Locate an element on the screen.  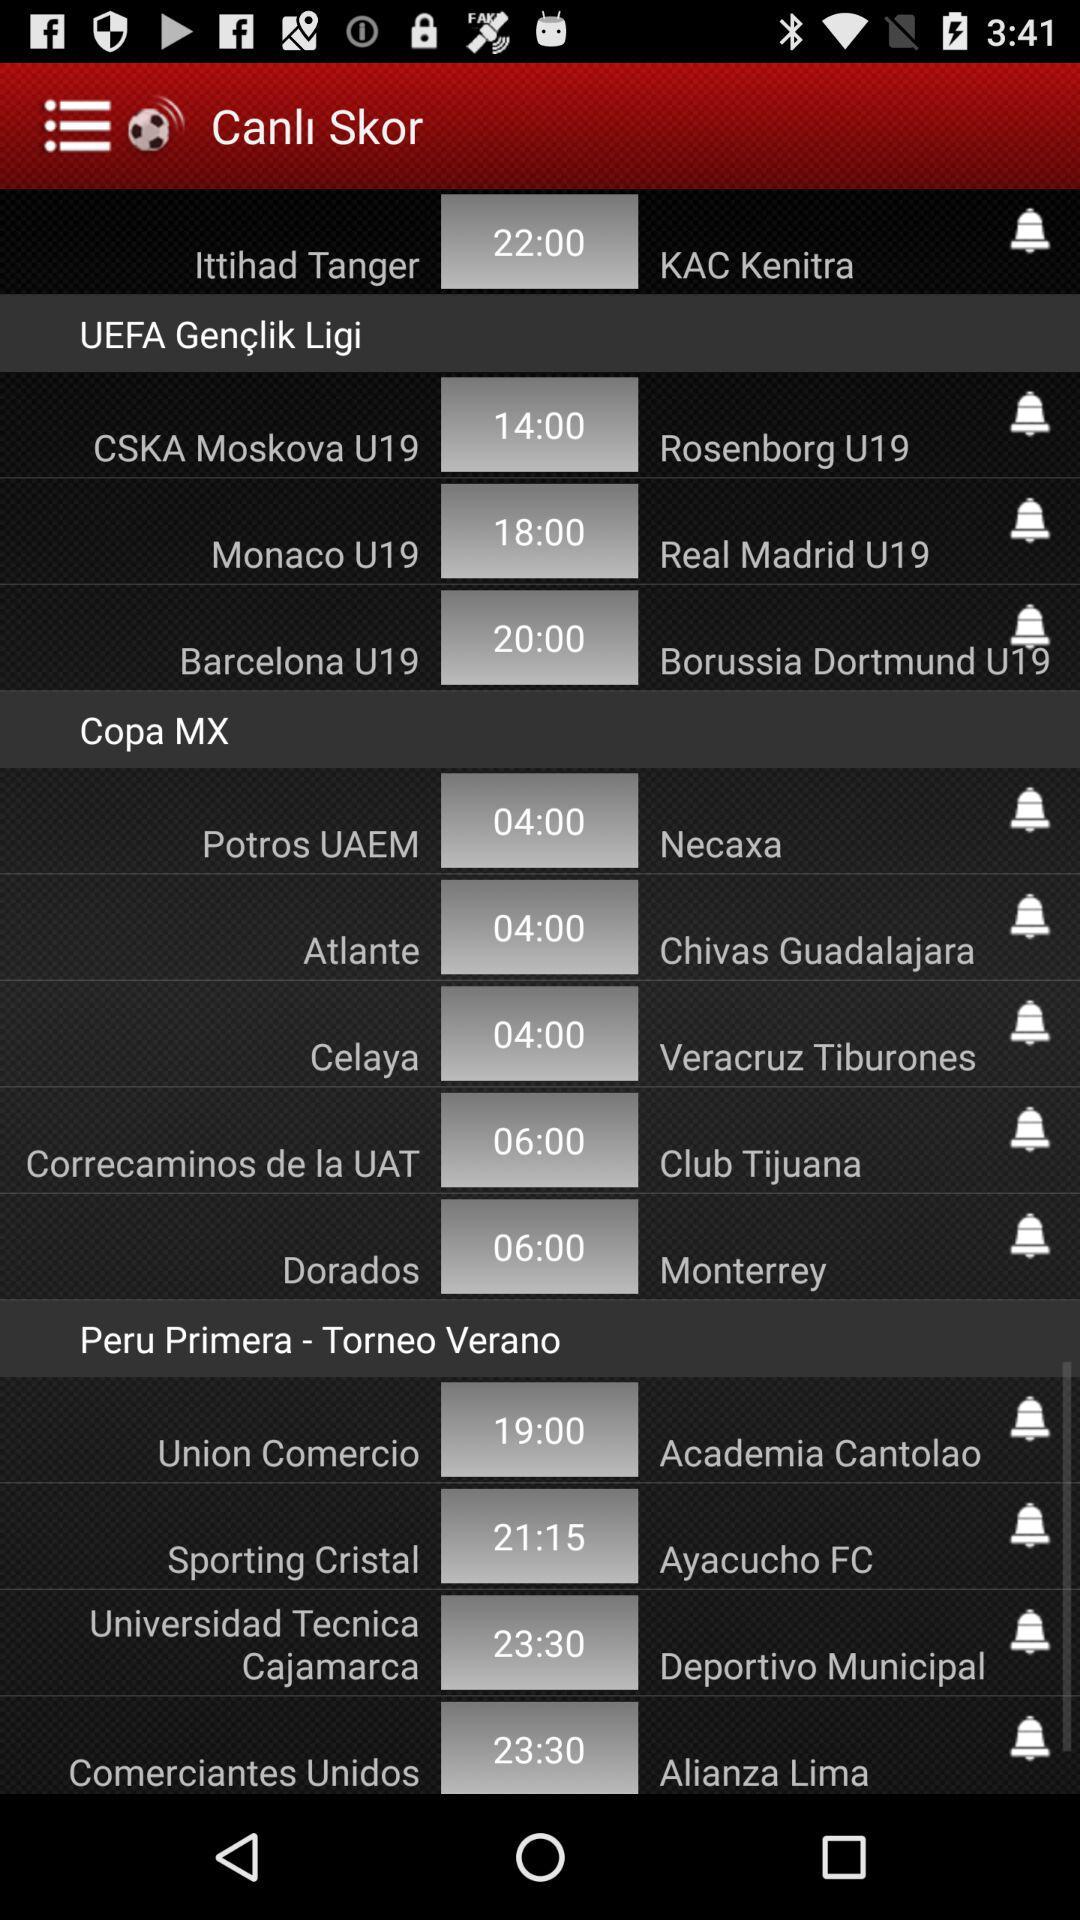
alert is located at coordinates (1029, 520).